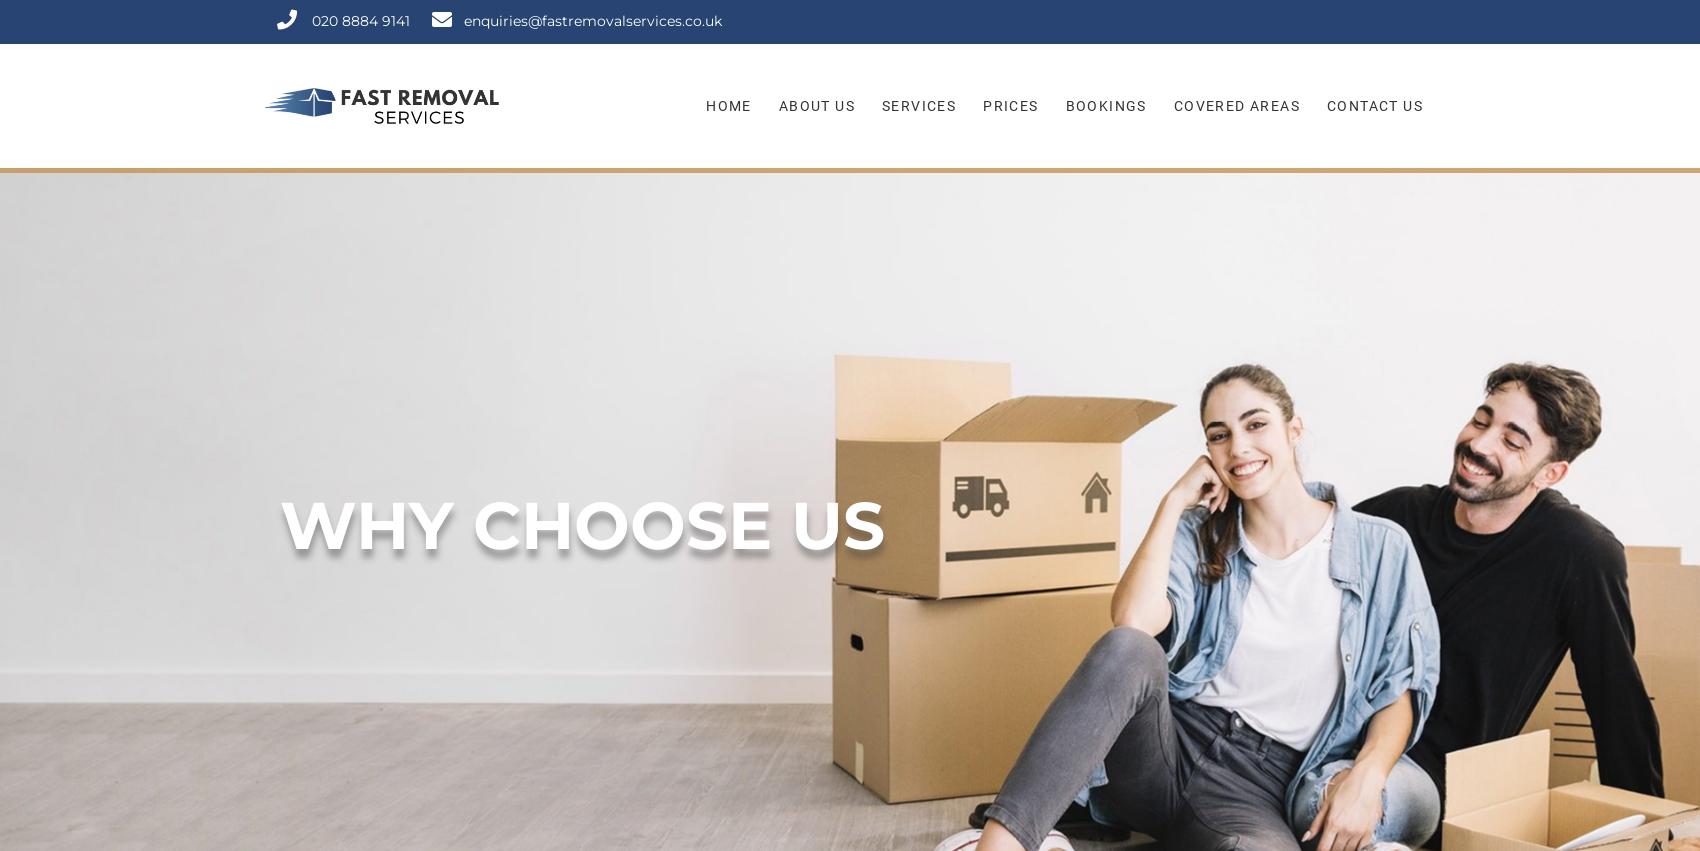  Describe the element at coordinates (918, 105) in the screenshot. I see `'Services'` at that location.